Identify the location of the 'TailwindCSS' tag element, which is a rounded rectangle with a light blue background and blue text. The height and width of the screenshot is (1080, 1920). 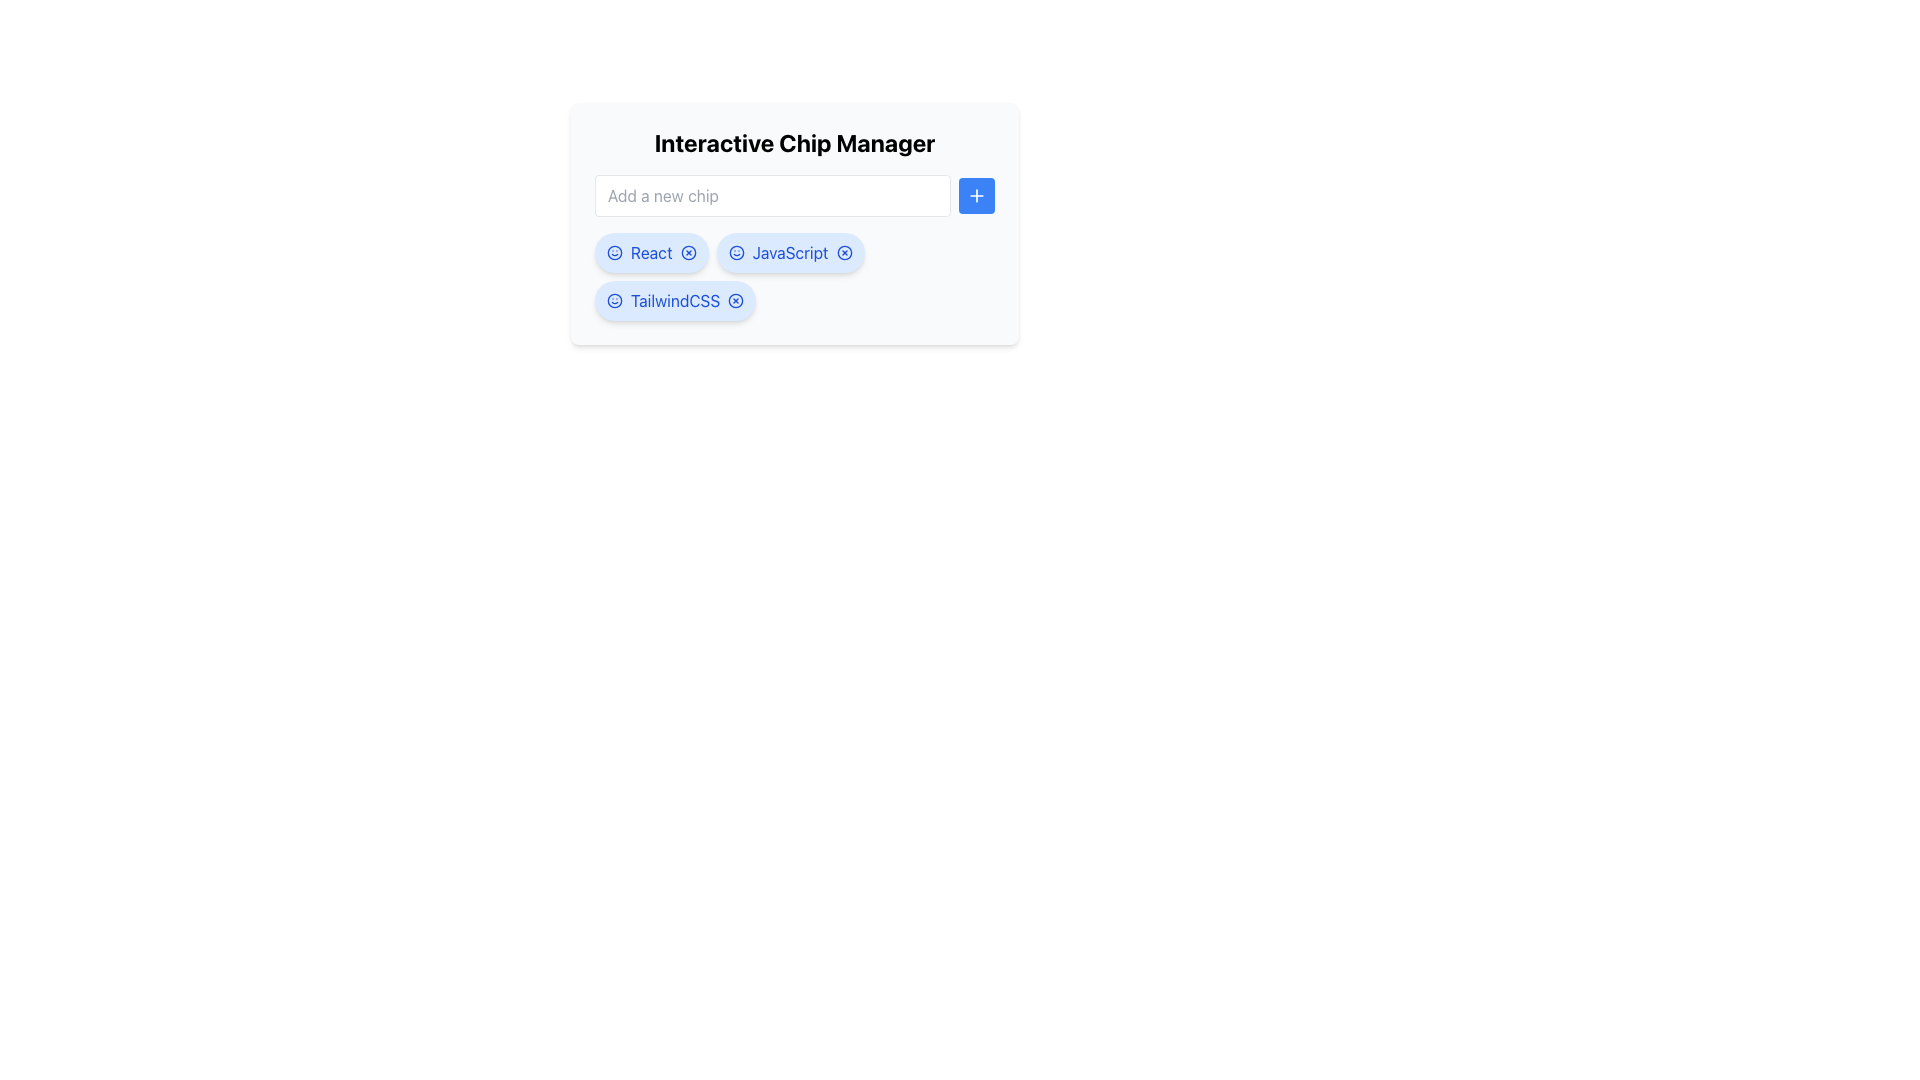
(675, 300).